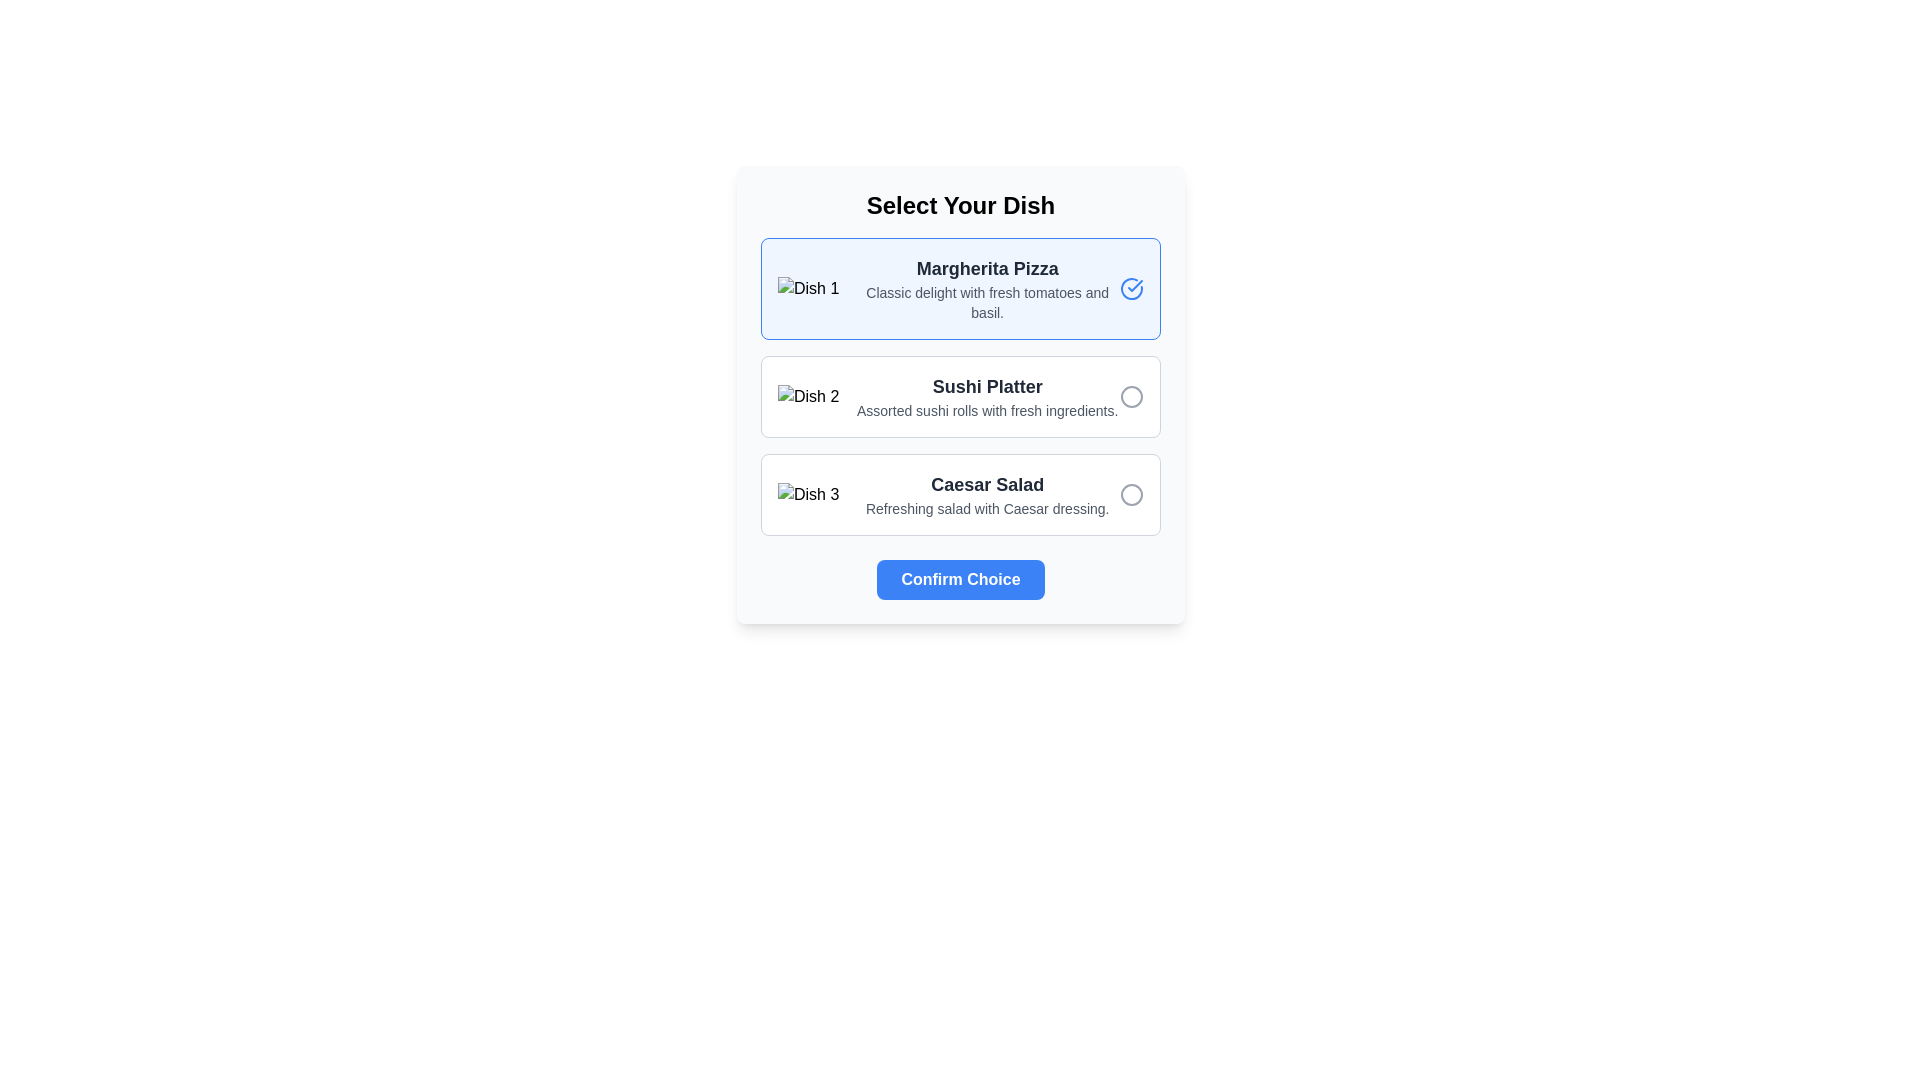 This screenshot has height=1080, width=1920. What do you see at coordinates (987, 508) in the screenshot?
I see `description text label that states 'Refreshing salad with Caesar dressing.' which is styled in a small, gray font and located below the bold title 'Caesar Salad'` at bounding box center [987, 508].